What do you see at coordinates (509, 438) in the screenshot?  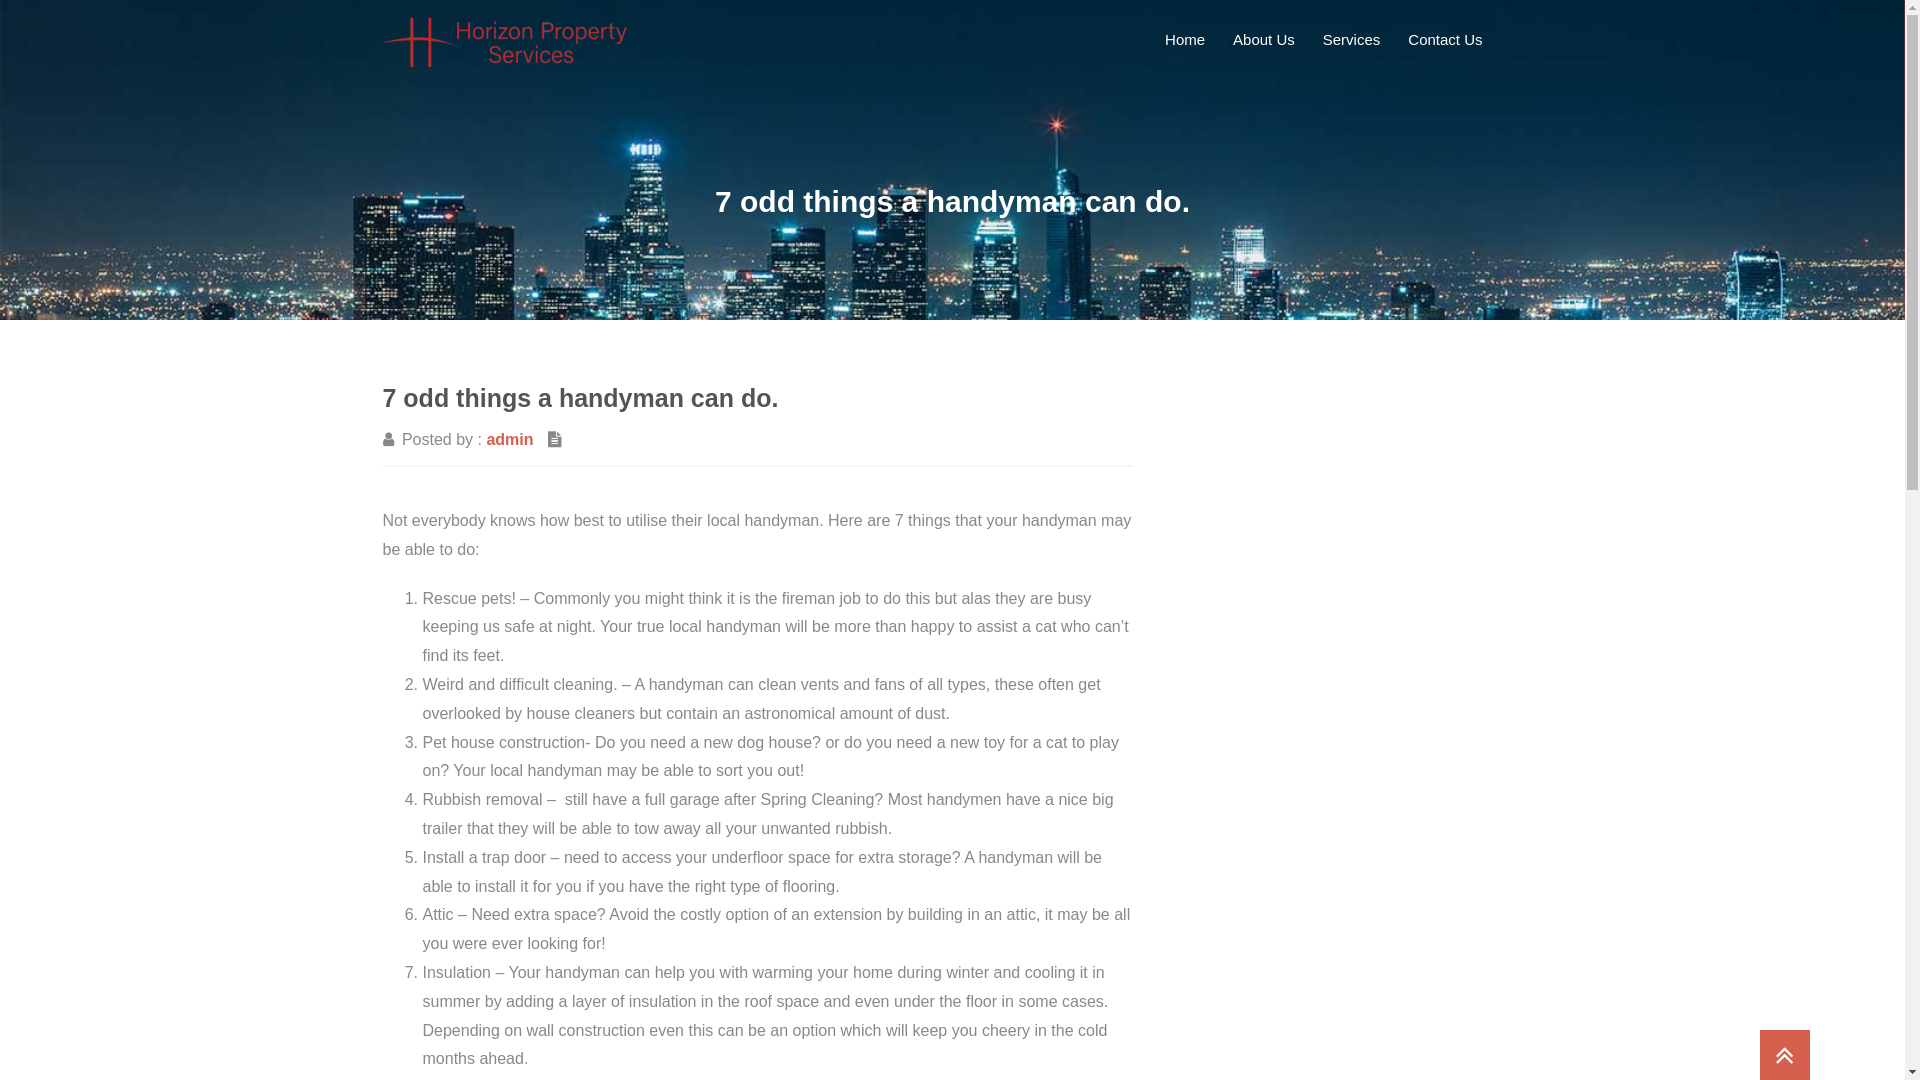 I see `'admin'` at bounding box center [509, 438].